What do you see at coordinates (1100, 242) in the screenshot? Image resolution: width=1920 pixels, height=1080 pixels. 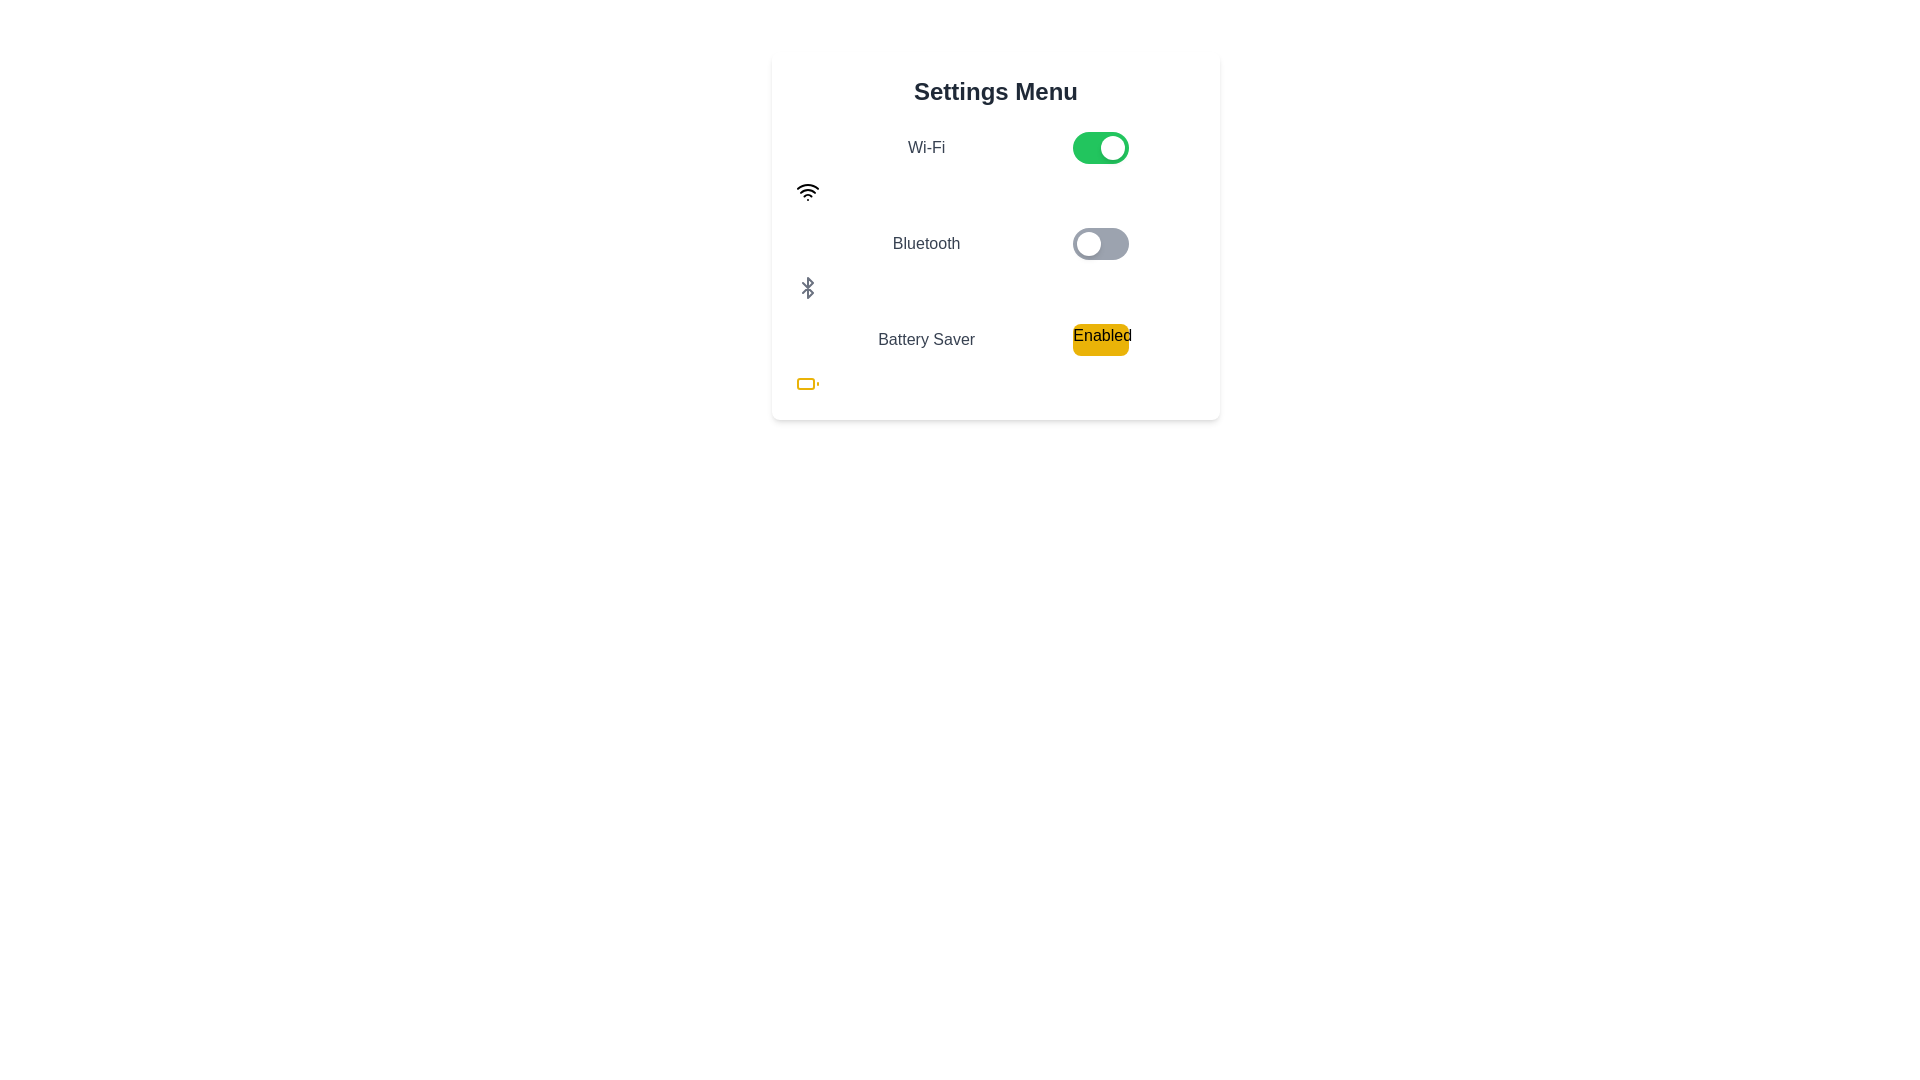 I see `the toggle switch in the Settings Menu, which is a rounded rectangular switch with a gray background and a smaller white circular element on the left side` at bounding box center [1100, 242].